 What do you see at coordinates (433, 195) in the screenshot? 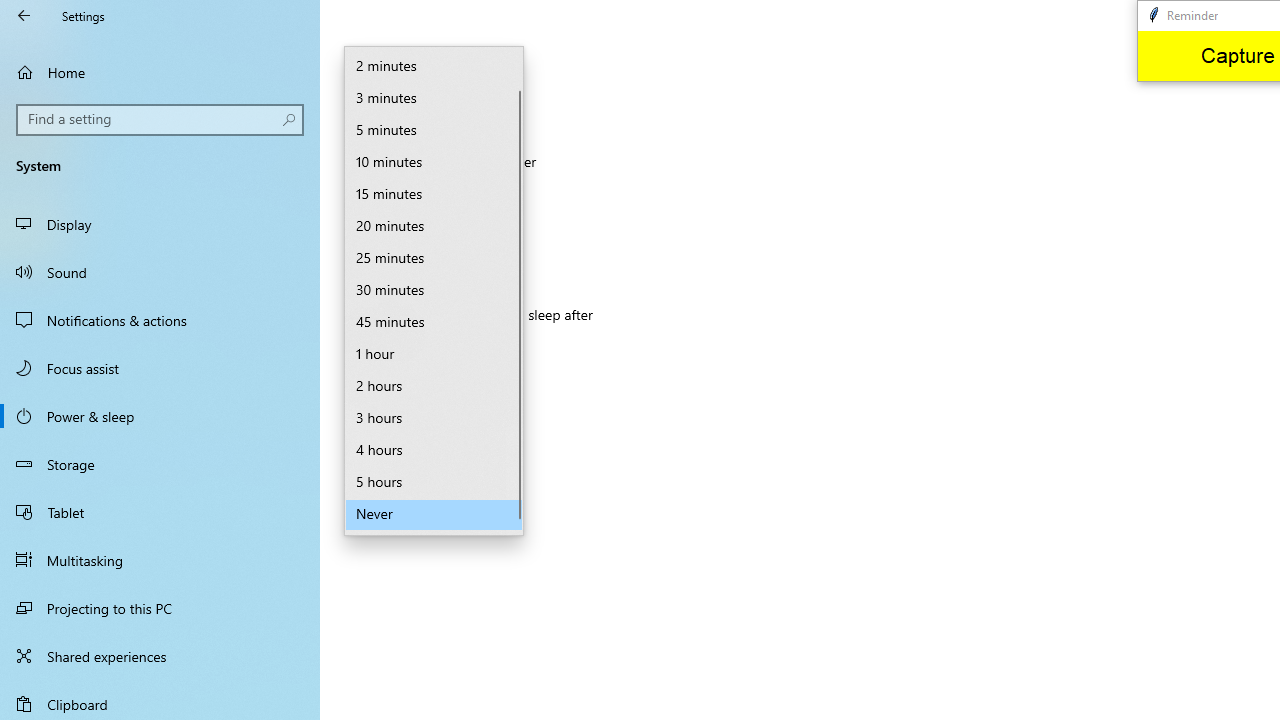
I see `'15 minutes'` at bounding box center [433, 195].